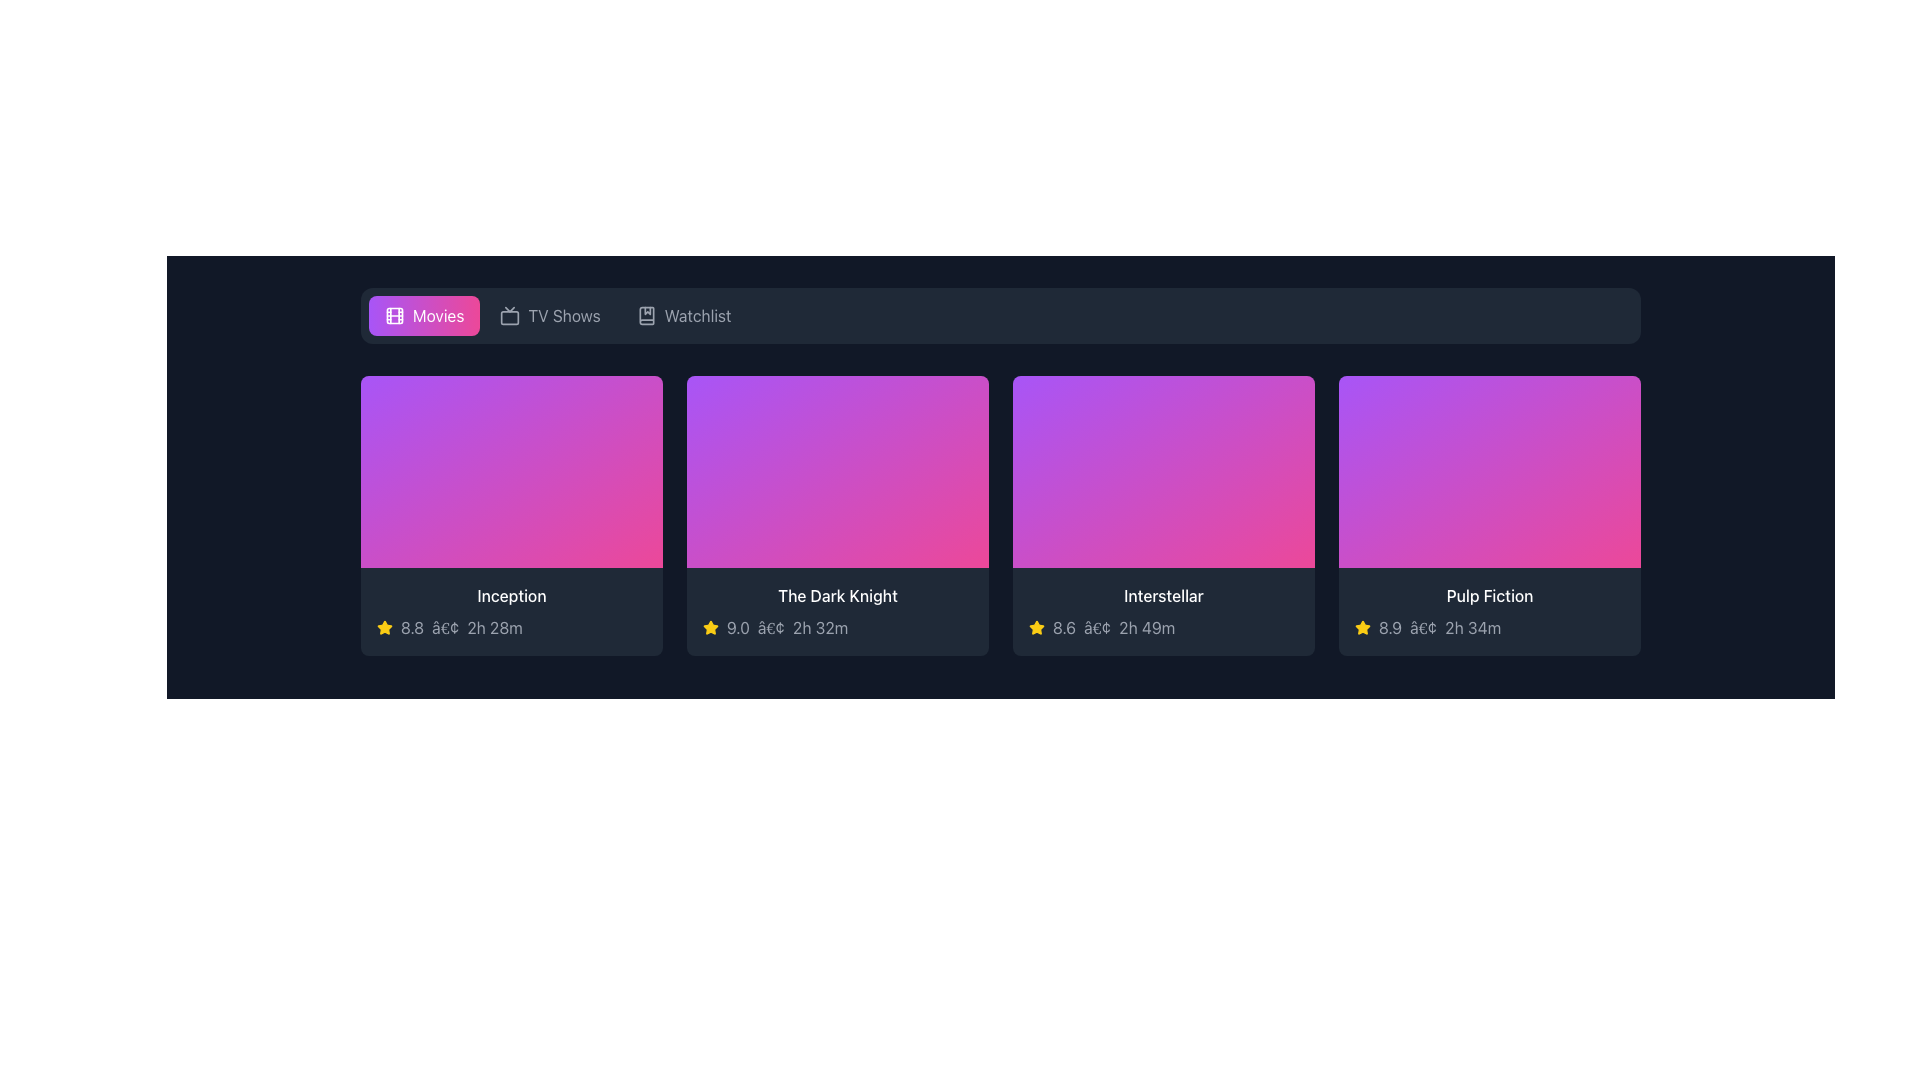 Image resolution: width=1920 pixels, height=1080 pixels. Describe the element at coordinates (394, 315) in the screenshot. I see `the rounded rectangle element with dimensions 18x18 units, located centrally within the film roll SVG icon` at that location.